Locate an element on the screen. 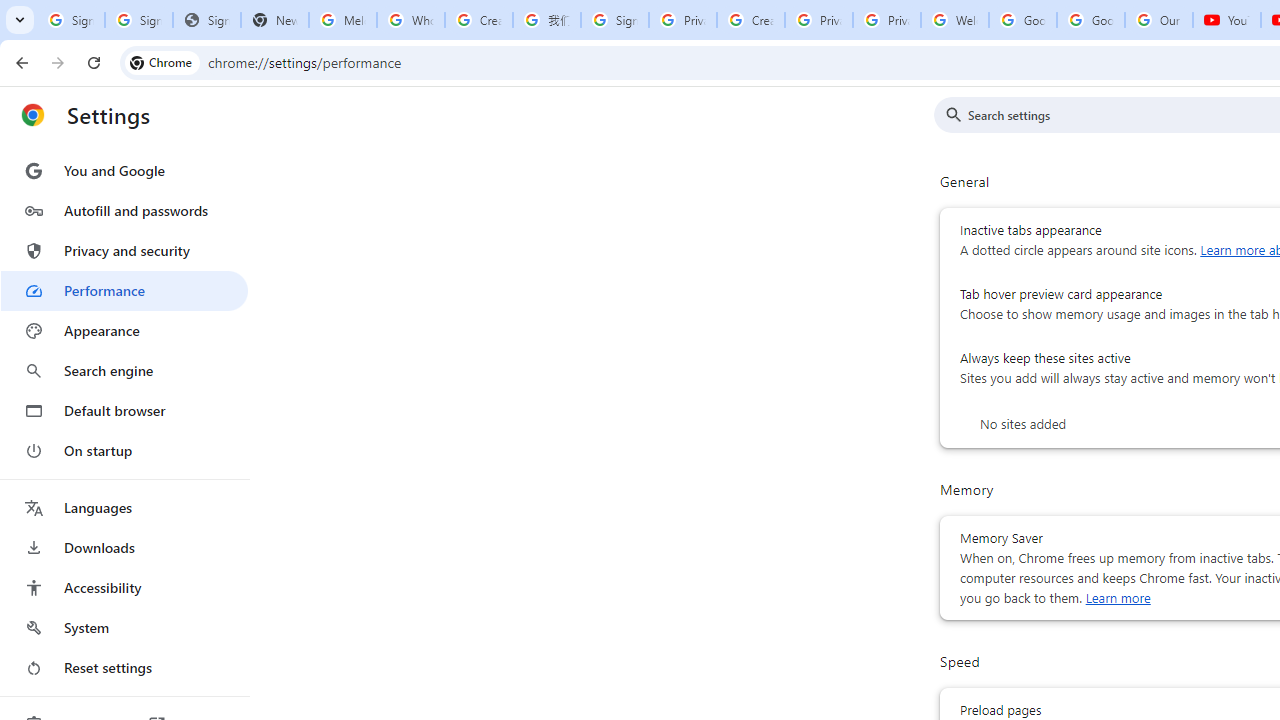  'Privacy and security' is located at coordinates (123, 249).